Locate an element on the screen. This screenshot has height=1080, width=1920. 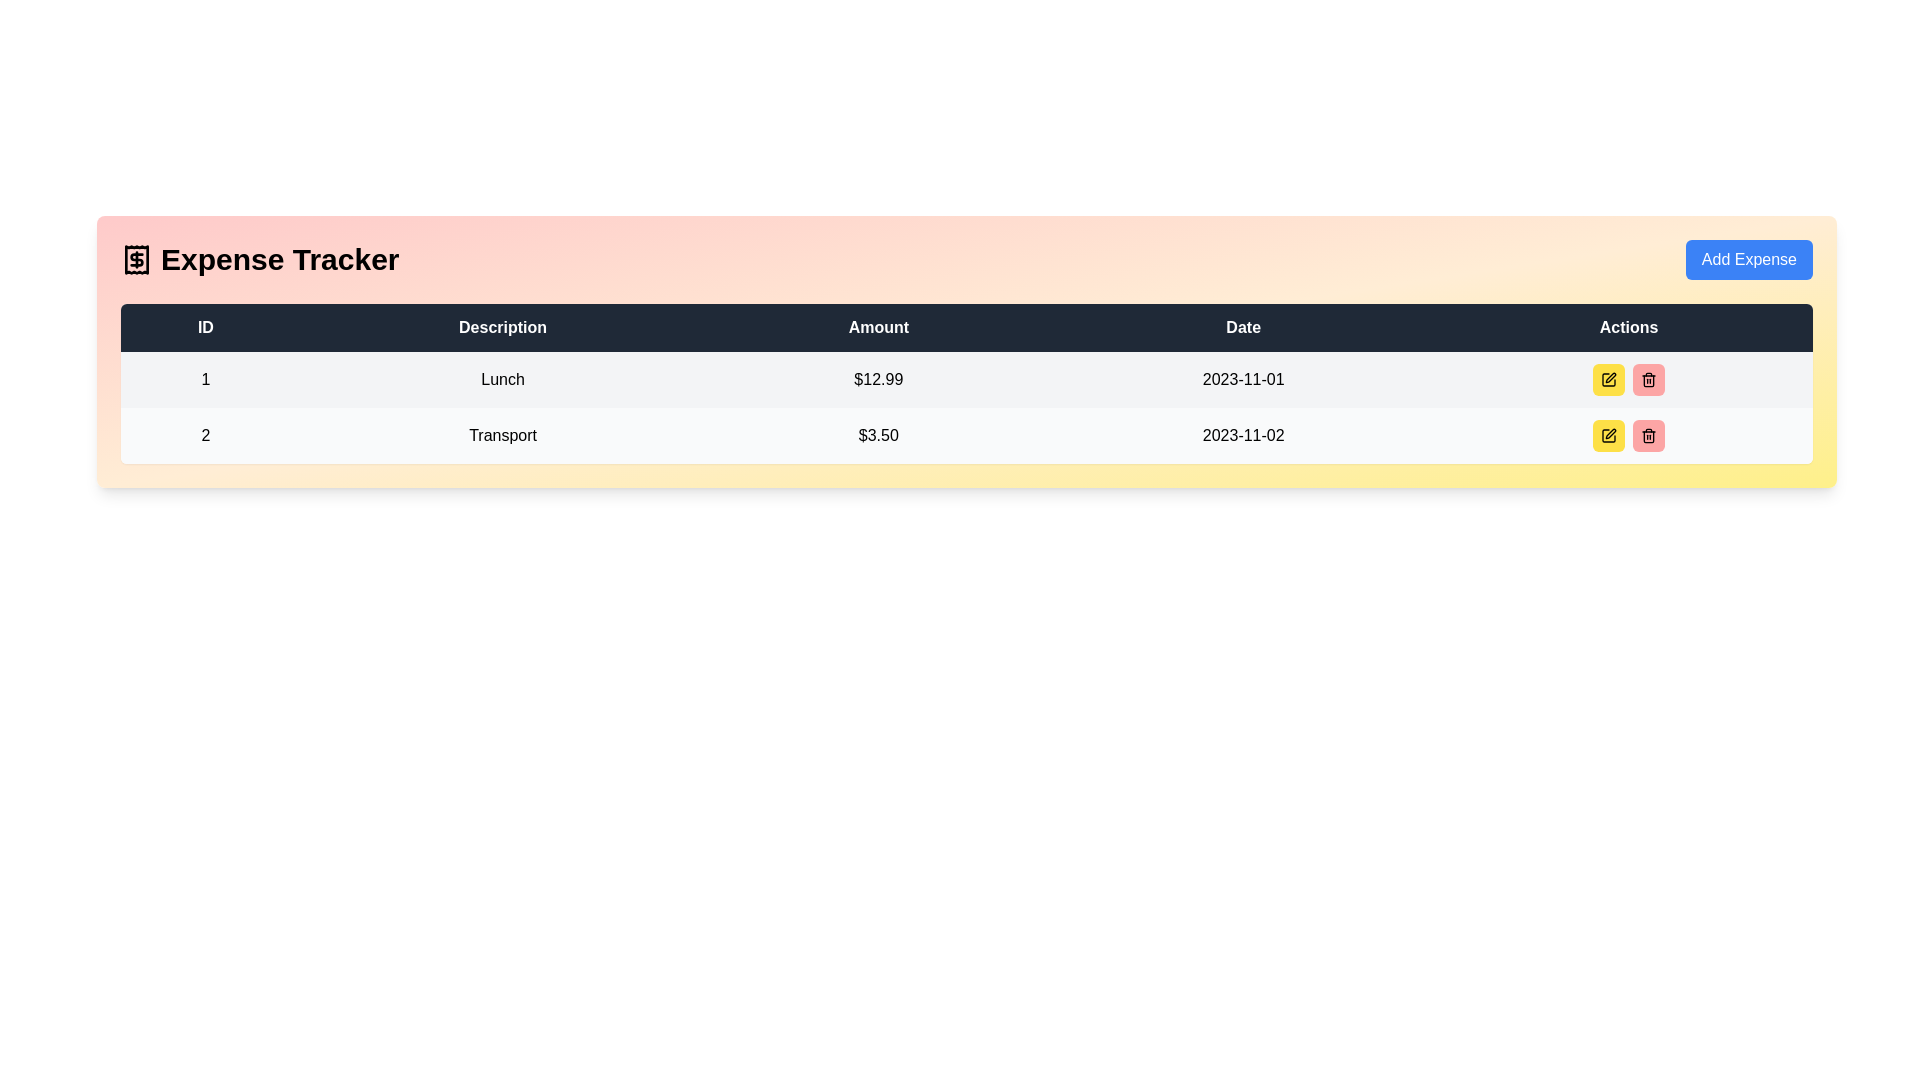
the text label that reads 'Transport', which is located in the second row under the 'Description' column of a structured table, horizontally aligned between the 'ID' and 'Amount' columns is located at coordinates (503, 434).